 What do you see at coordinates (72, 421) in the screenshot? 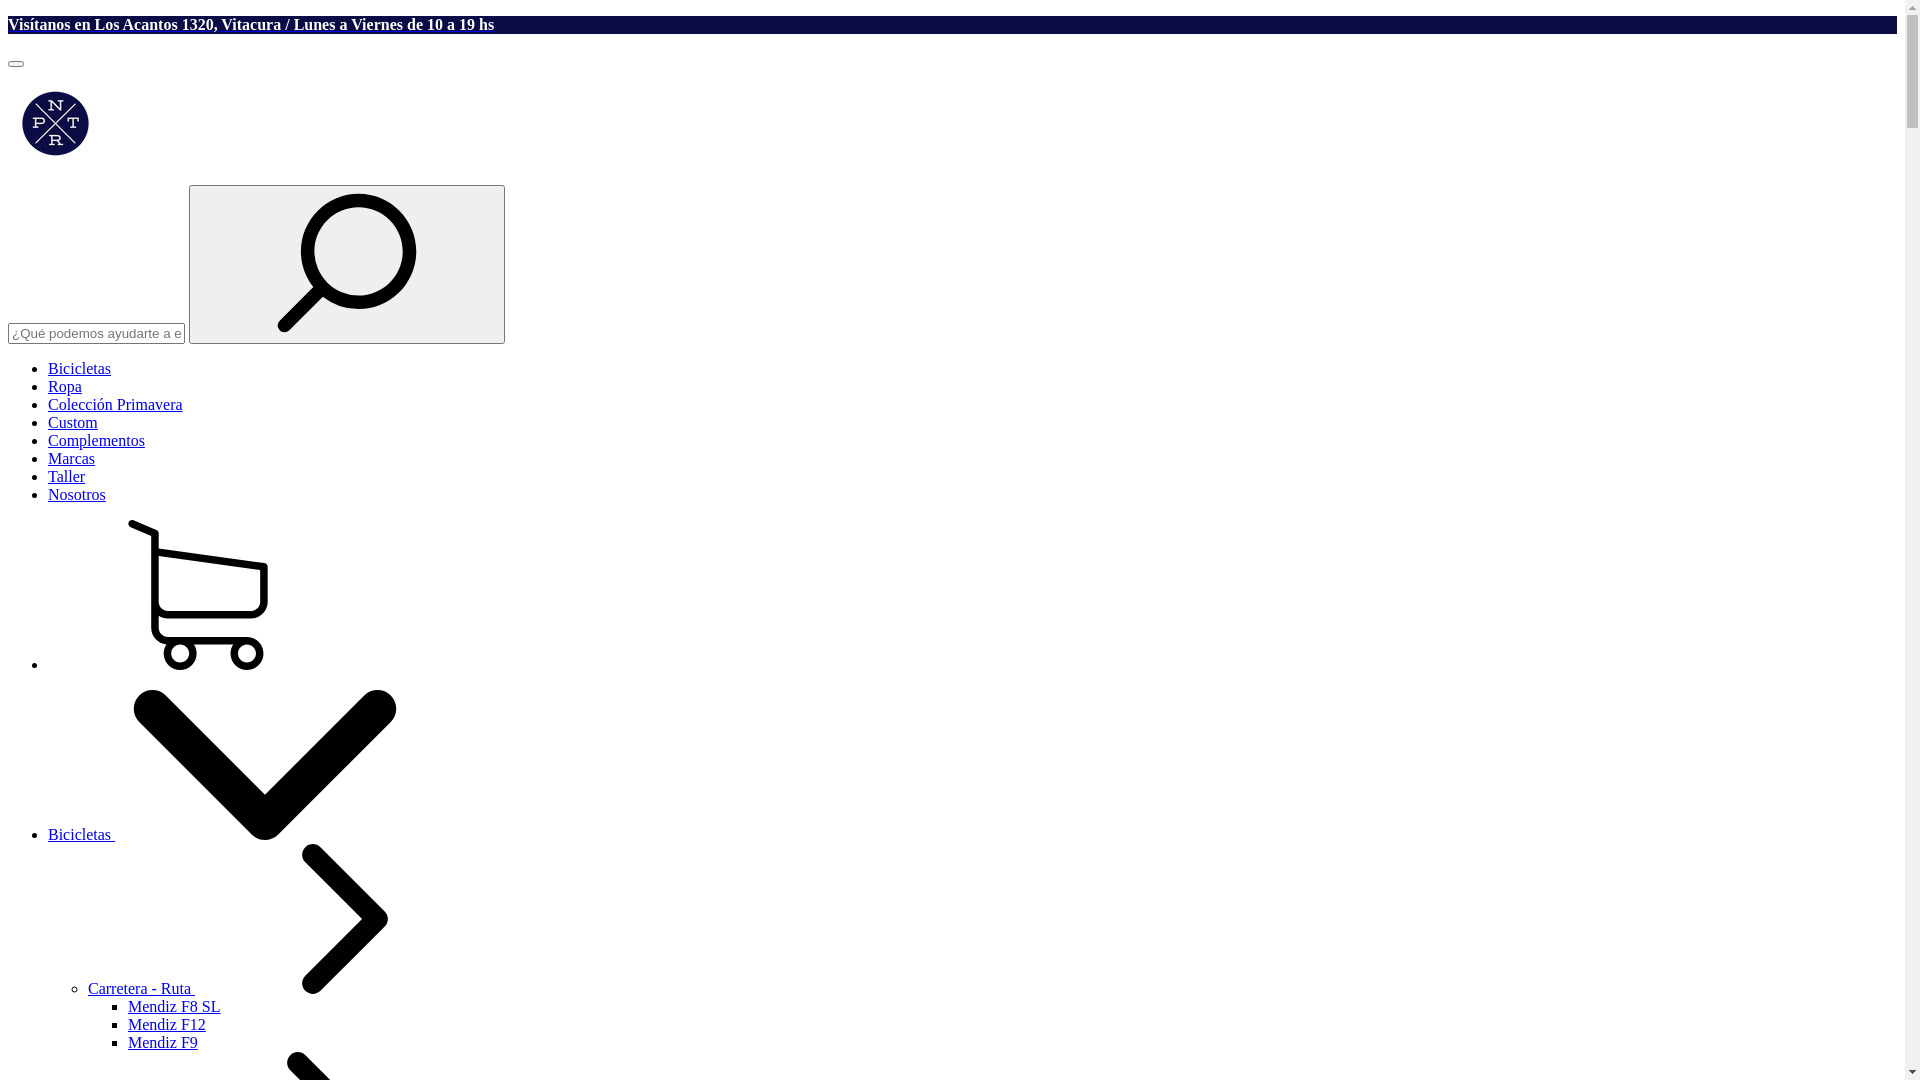
I see `'Custom'` at bounding box center [72, 421].